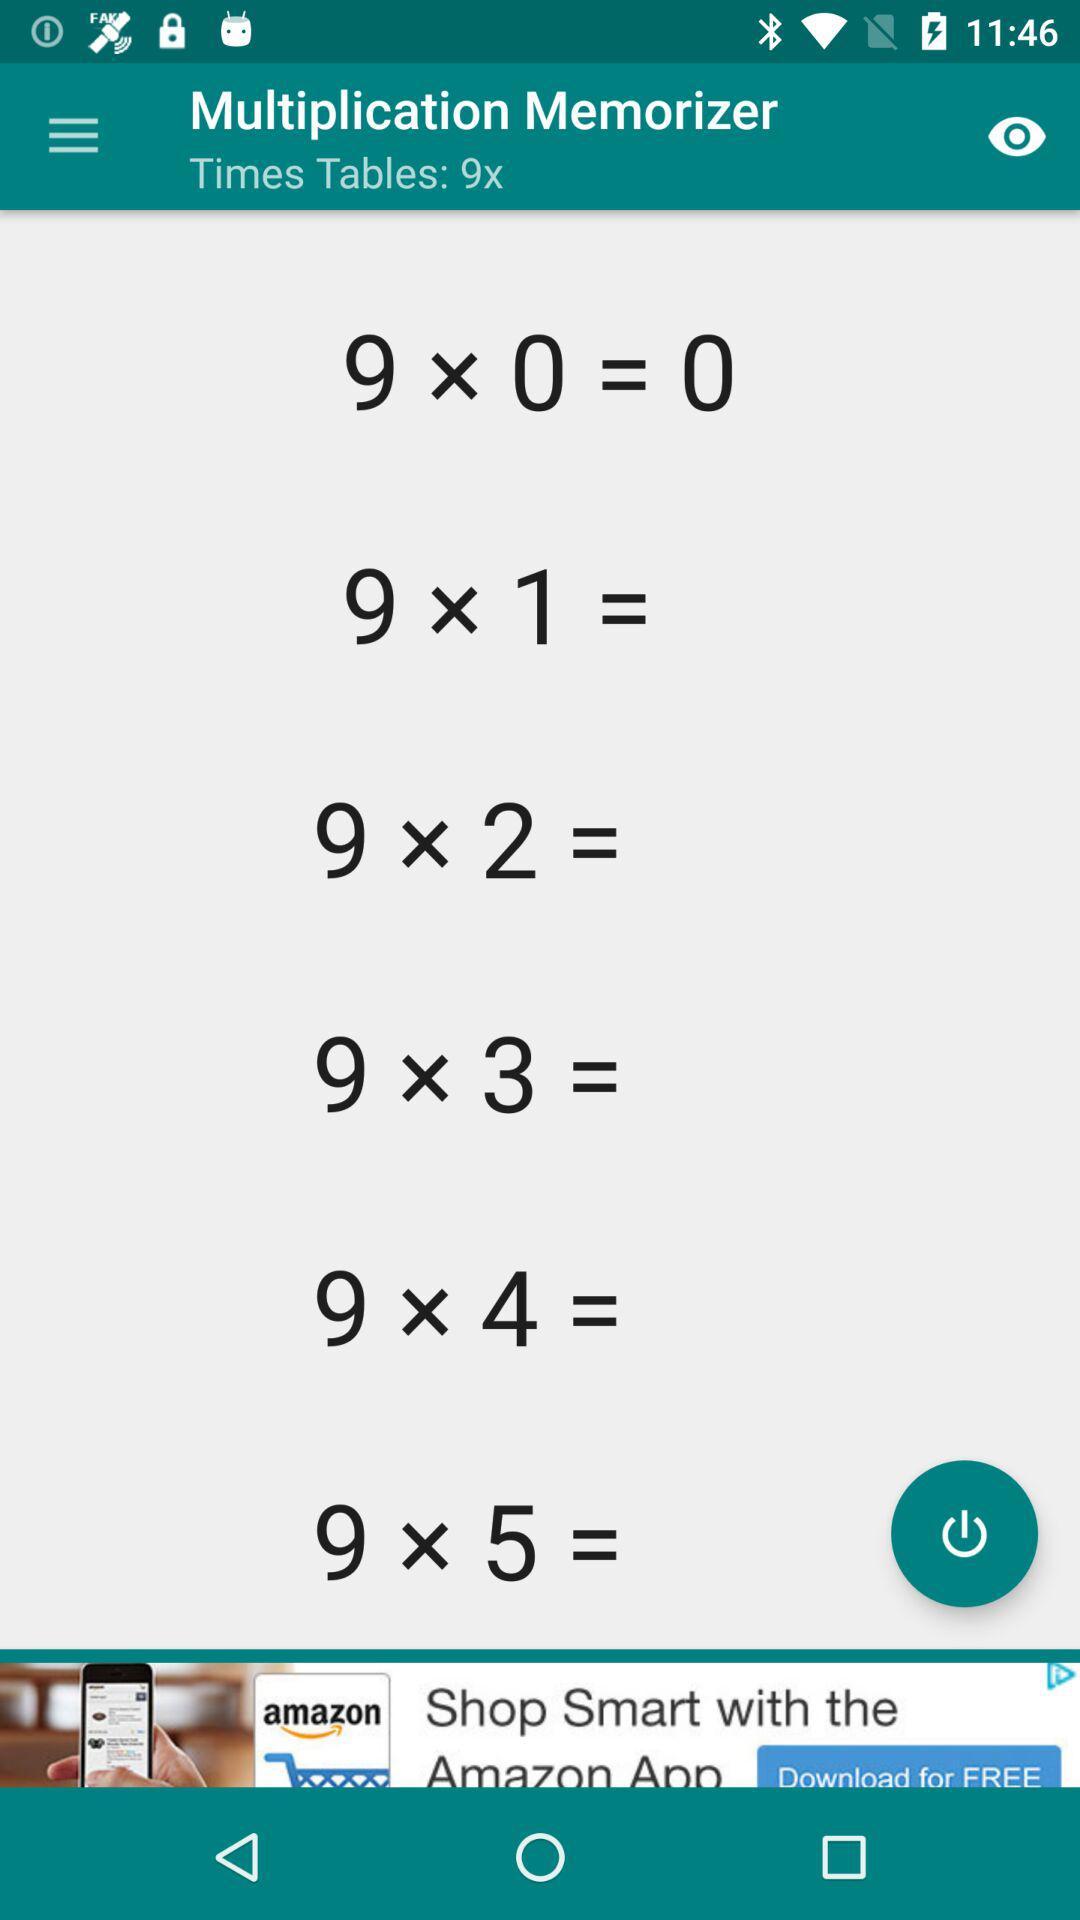 This screenshot has width=1080, height=1920. What do you see at coordinates (1017, 136) in the screenshot?
I see `top right corner` at bounding box center [1017, 136].